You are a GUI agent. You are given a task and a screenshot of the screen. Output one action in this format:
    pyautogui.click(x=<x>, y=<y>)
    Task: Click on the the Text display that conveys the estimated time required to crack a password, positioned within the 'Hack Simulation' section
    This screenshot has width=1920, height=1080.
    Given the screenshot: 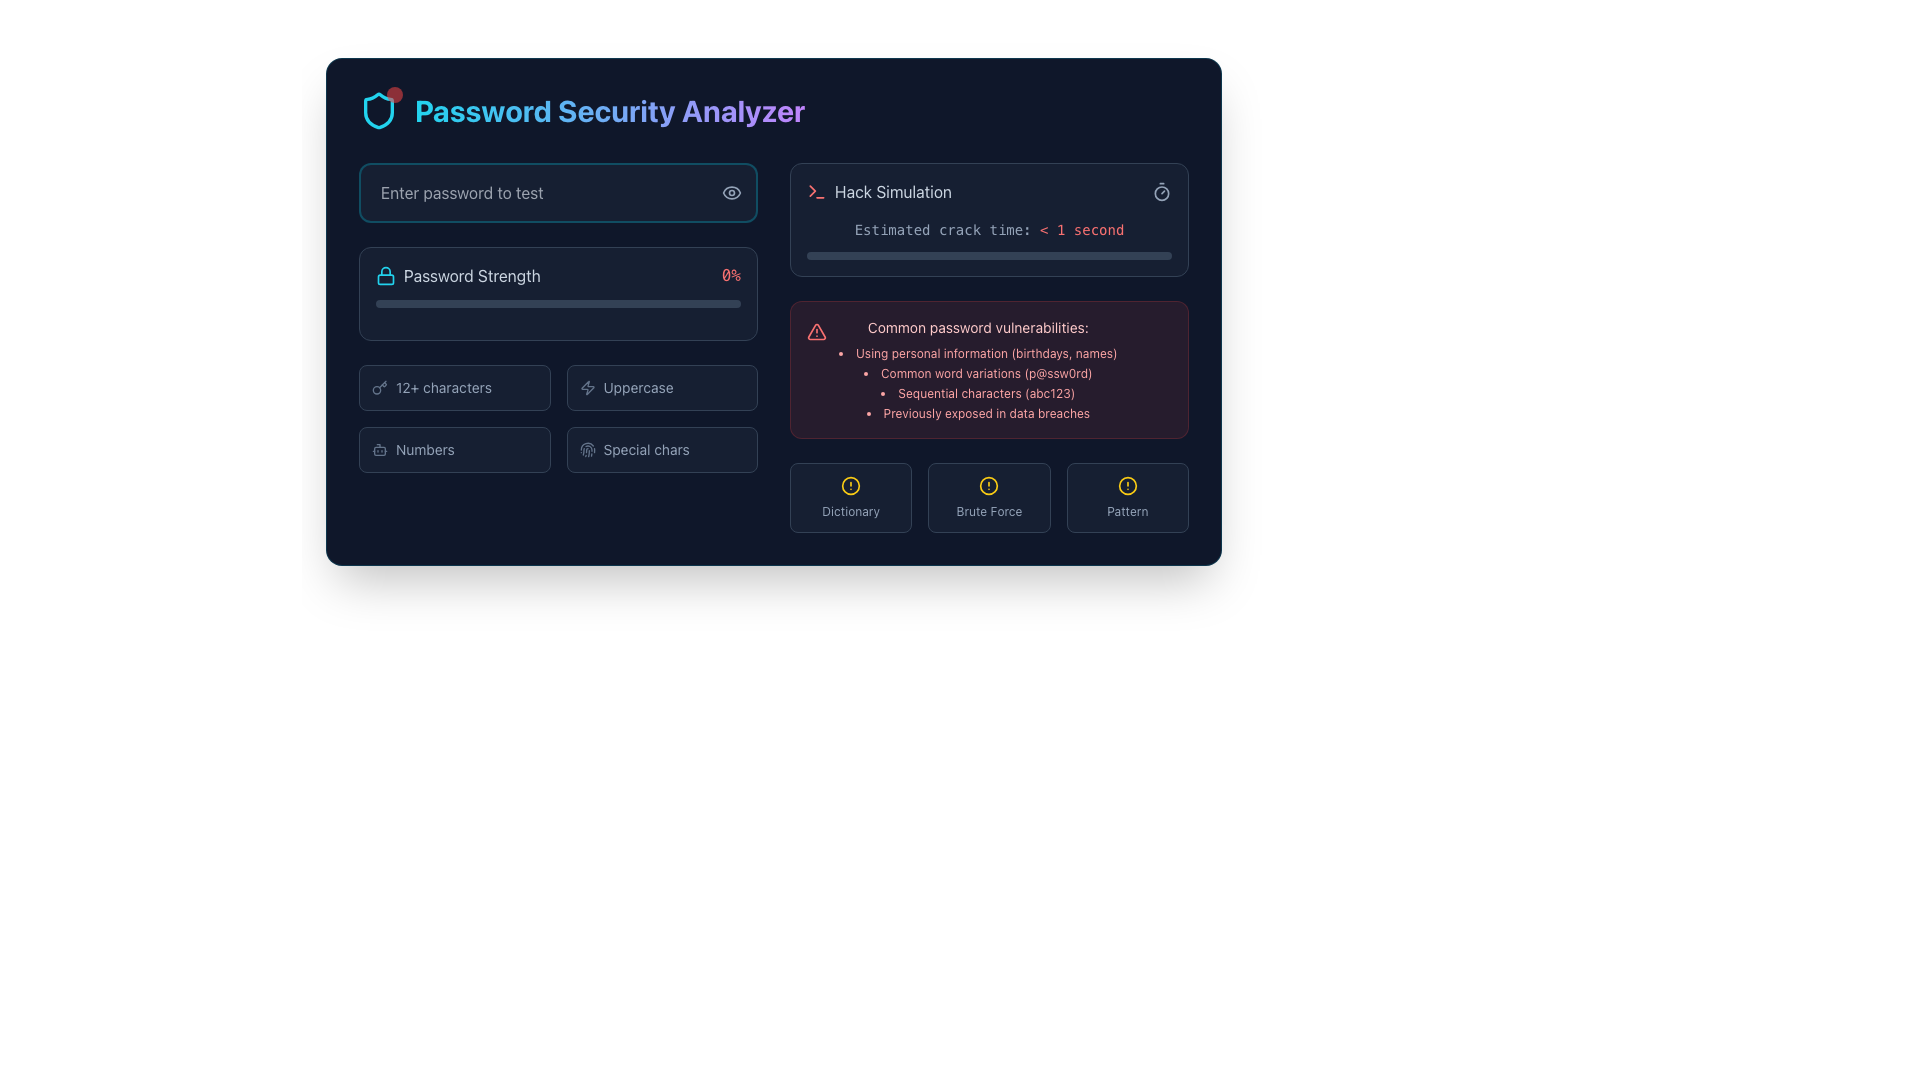 What is the action you would take?
    pyautogui.click(x=989, y=229)
    